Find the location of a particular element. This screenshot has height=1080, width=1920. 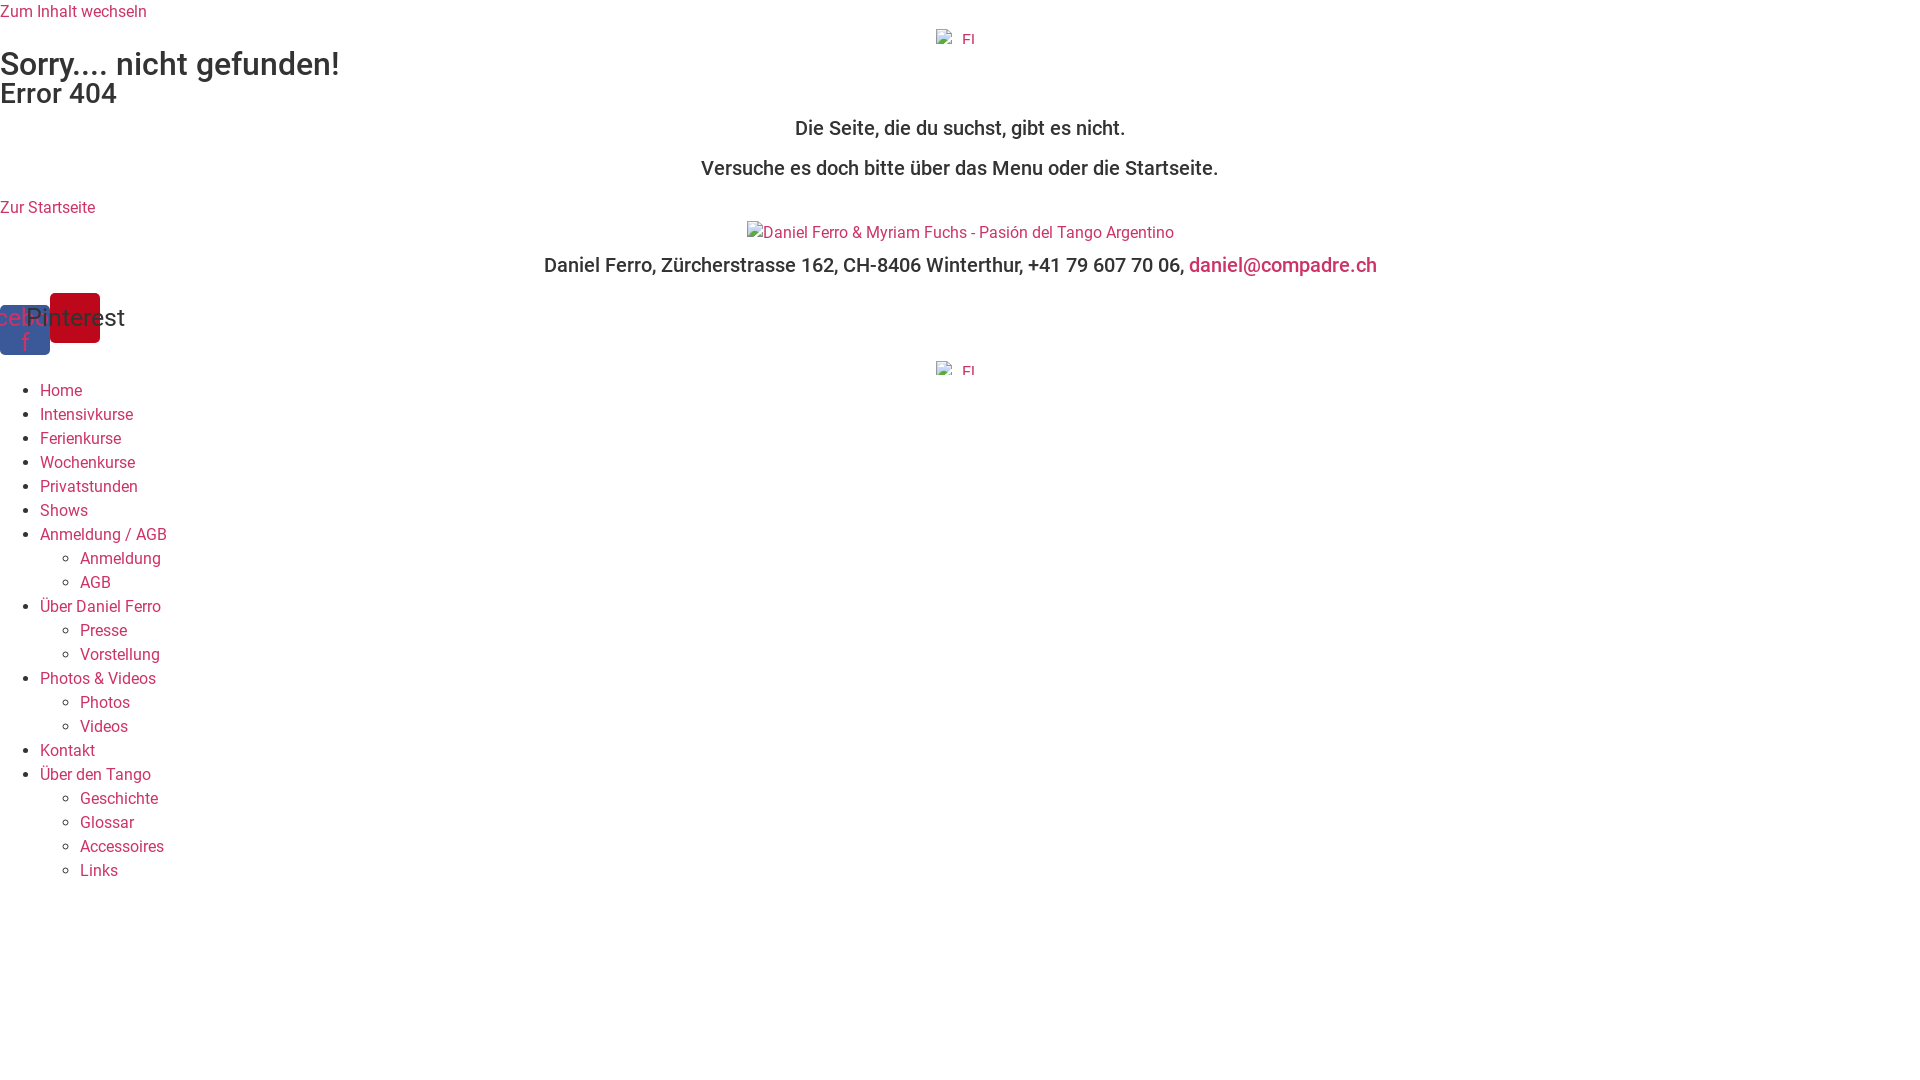

'Zur Startseite' is located at coordinates (47, 207).